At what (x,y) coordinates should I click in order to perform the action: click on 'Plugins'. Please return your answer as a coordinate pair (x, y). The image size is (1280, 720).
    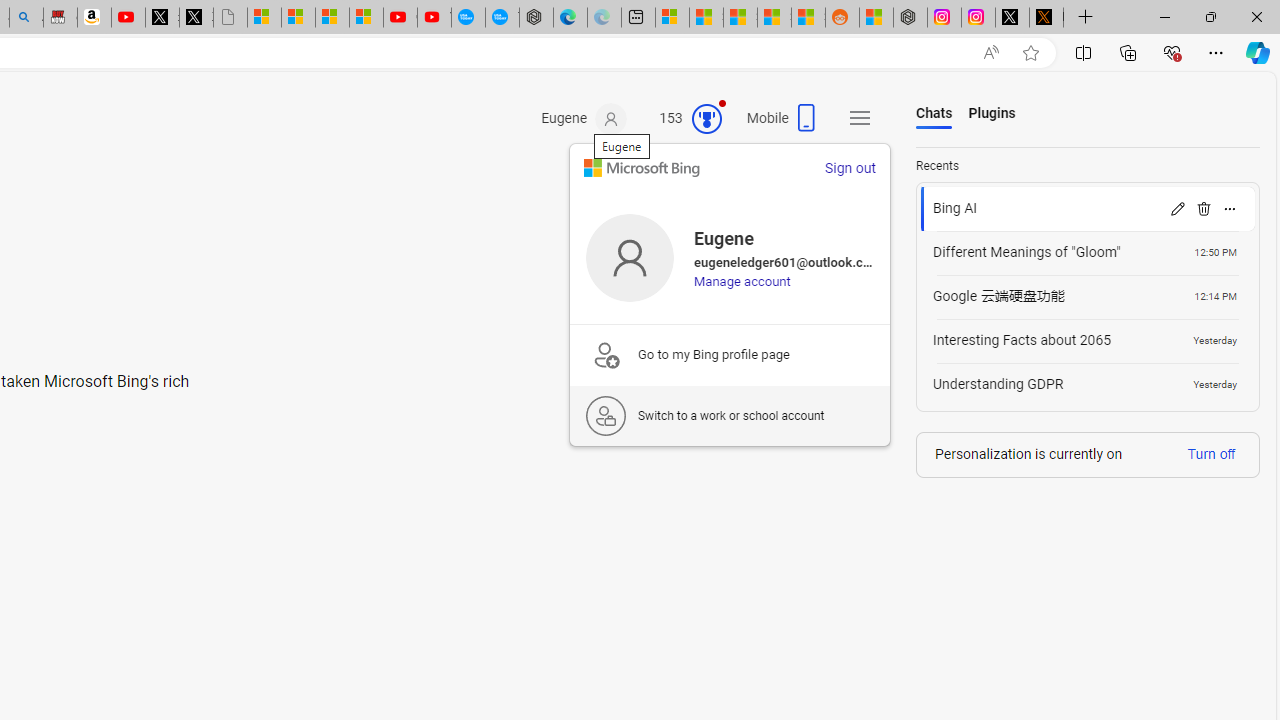
    Looking at the image, I should click on (992, 114).